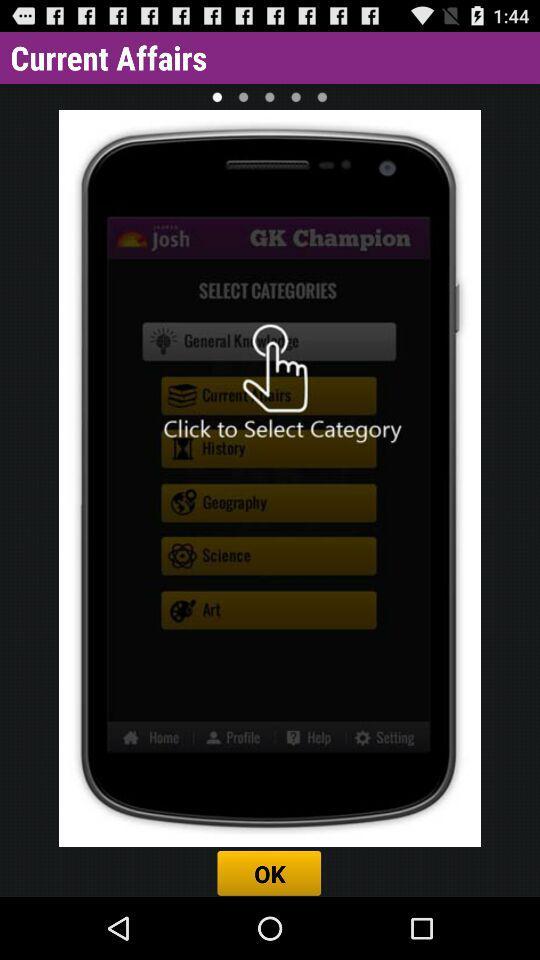 The height and width of the screenshot is (960, 540). I want to click on item below the current affairs icon, so click(216, 96).